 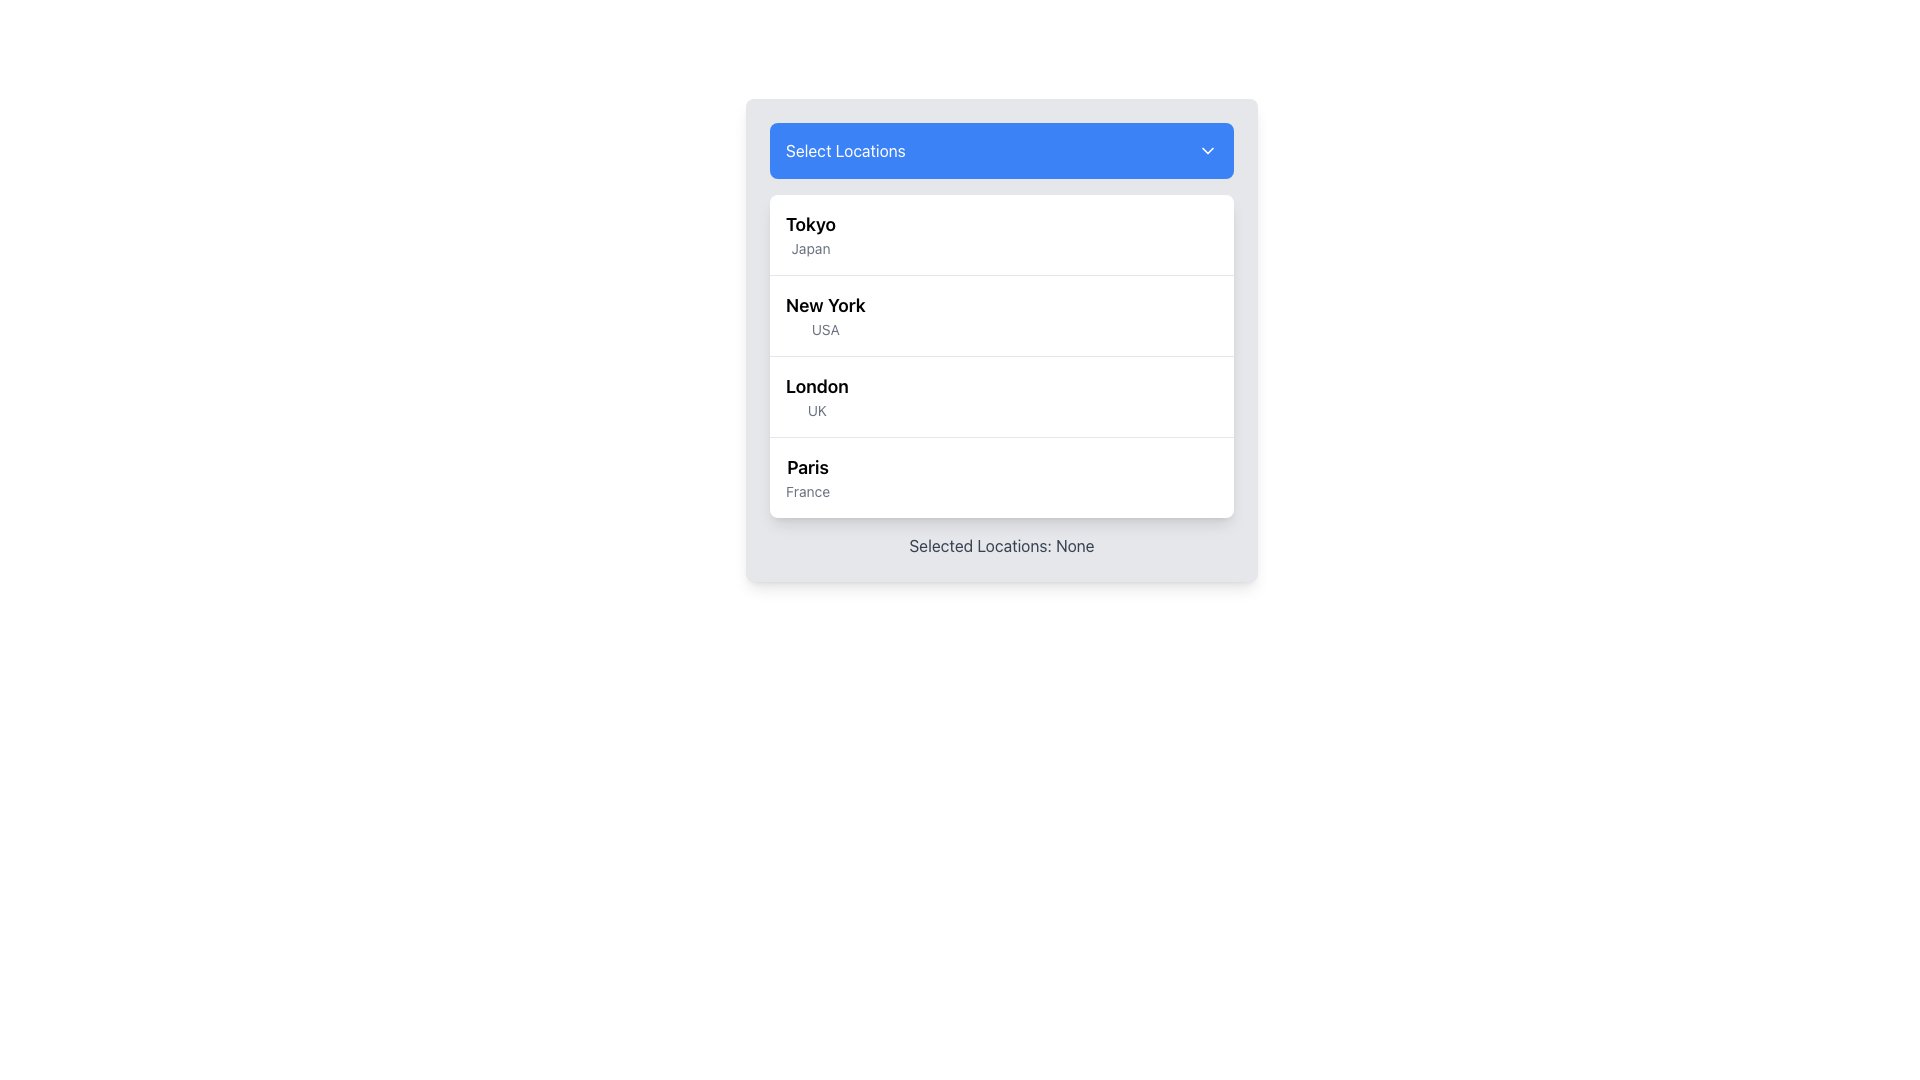 I want to click on to select the list item displaying 'London' in bold, which is the third item in the list, positioned between 'New York, USA' and 'Paris, France', so click(x=1002, y=396).